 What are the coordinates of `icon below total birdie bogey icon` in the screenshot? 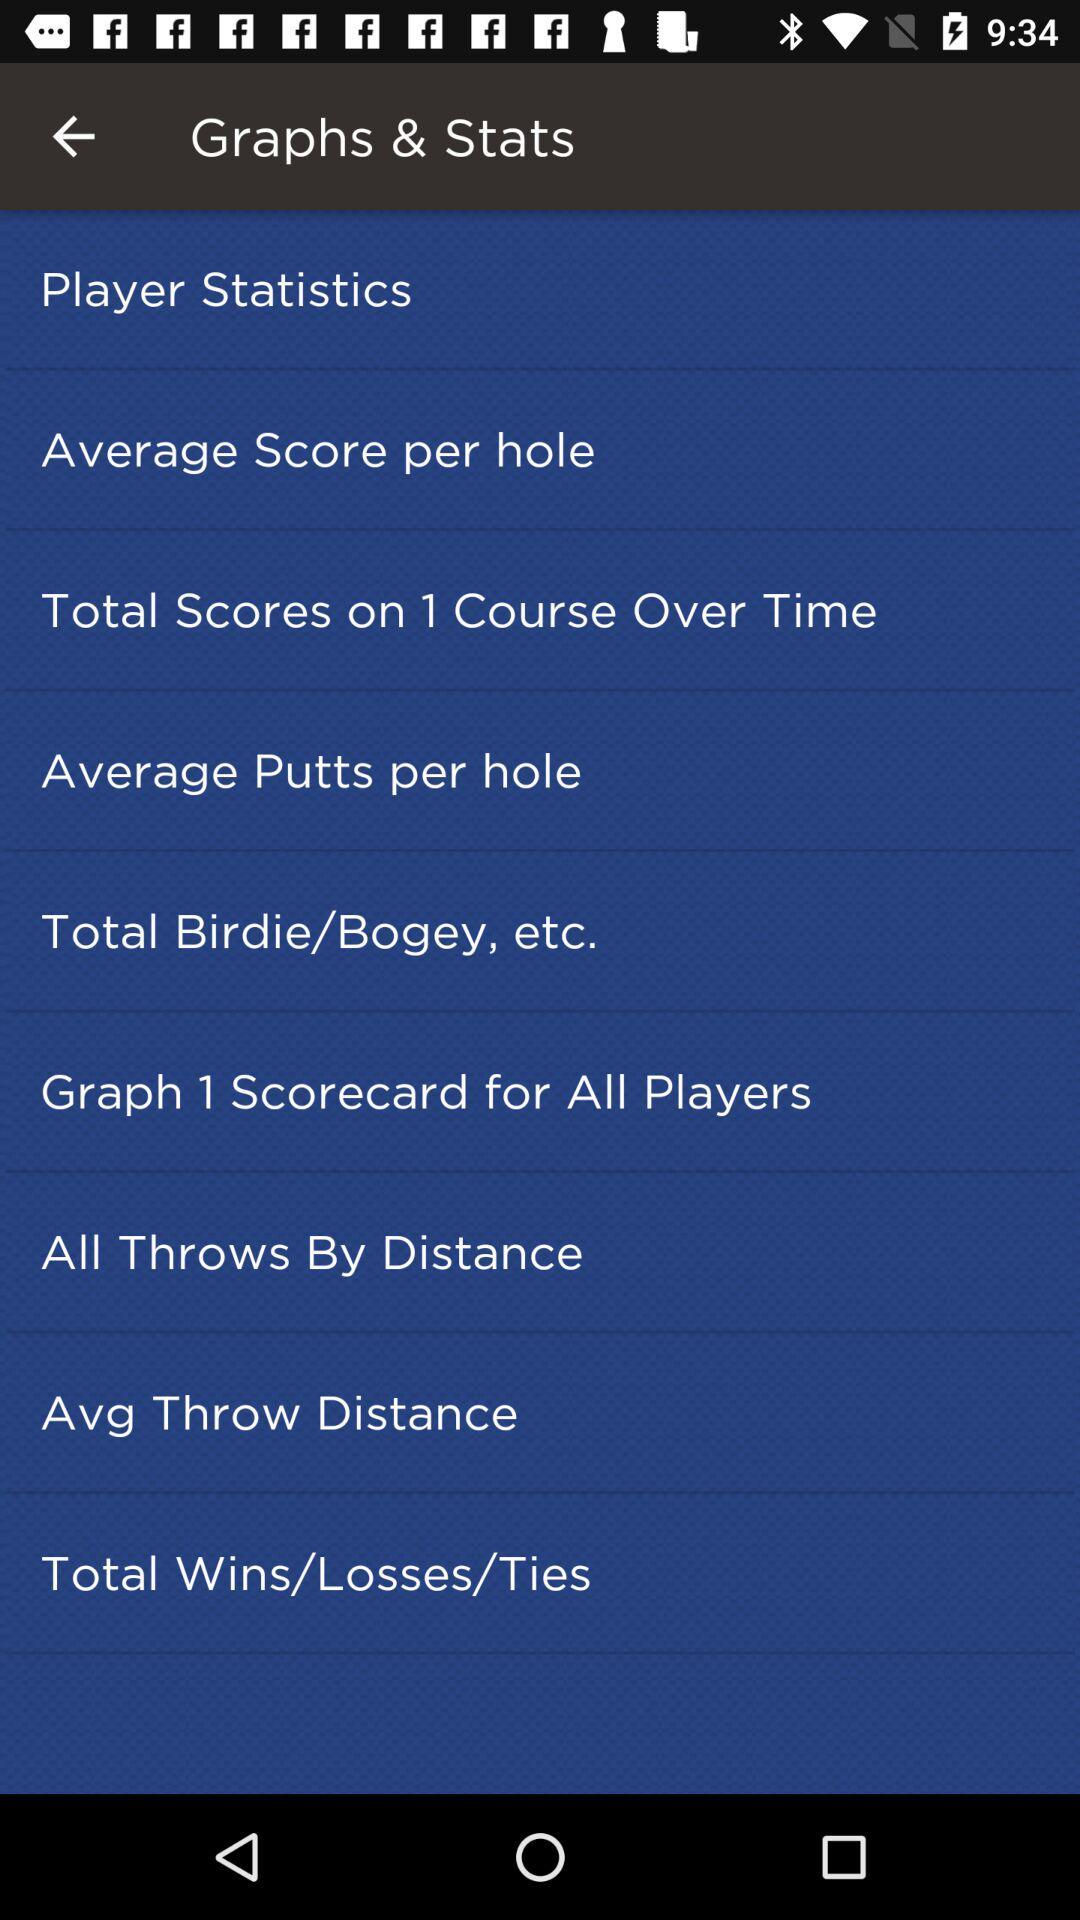 It's located at (546, 1090).